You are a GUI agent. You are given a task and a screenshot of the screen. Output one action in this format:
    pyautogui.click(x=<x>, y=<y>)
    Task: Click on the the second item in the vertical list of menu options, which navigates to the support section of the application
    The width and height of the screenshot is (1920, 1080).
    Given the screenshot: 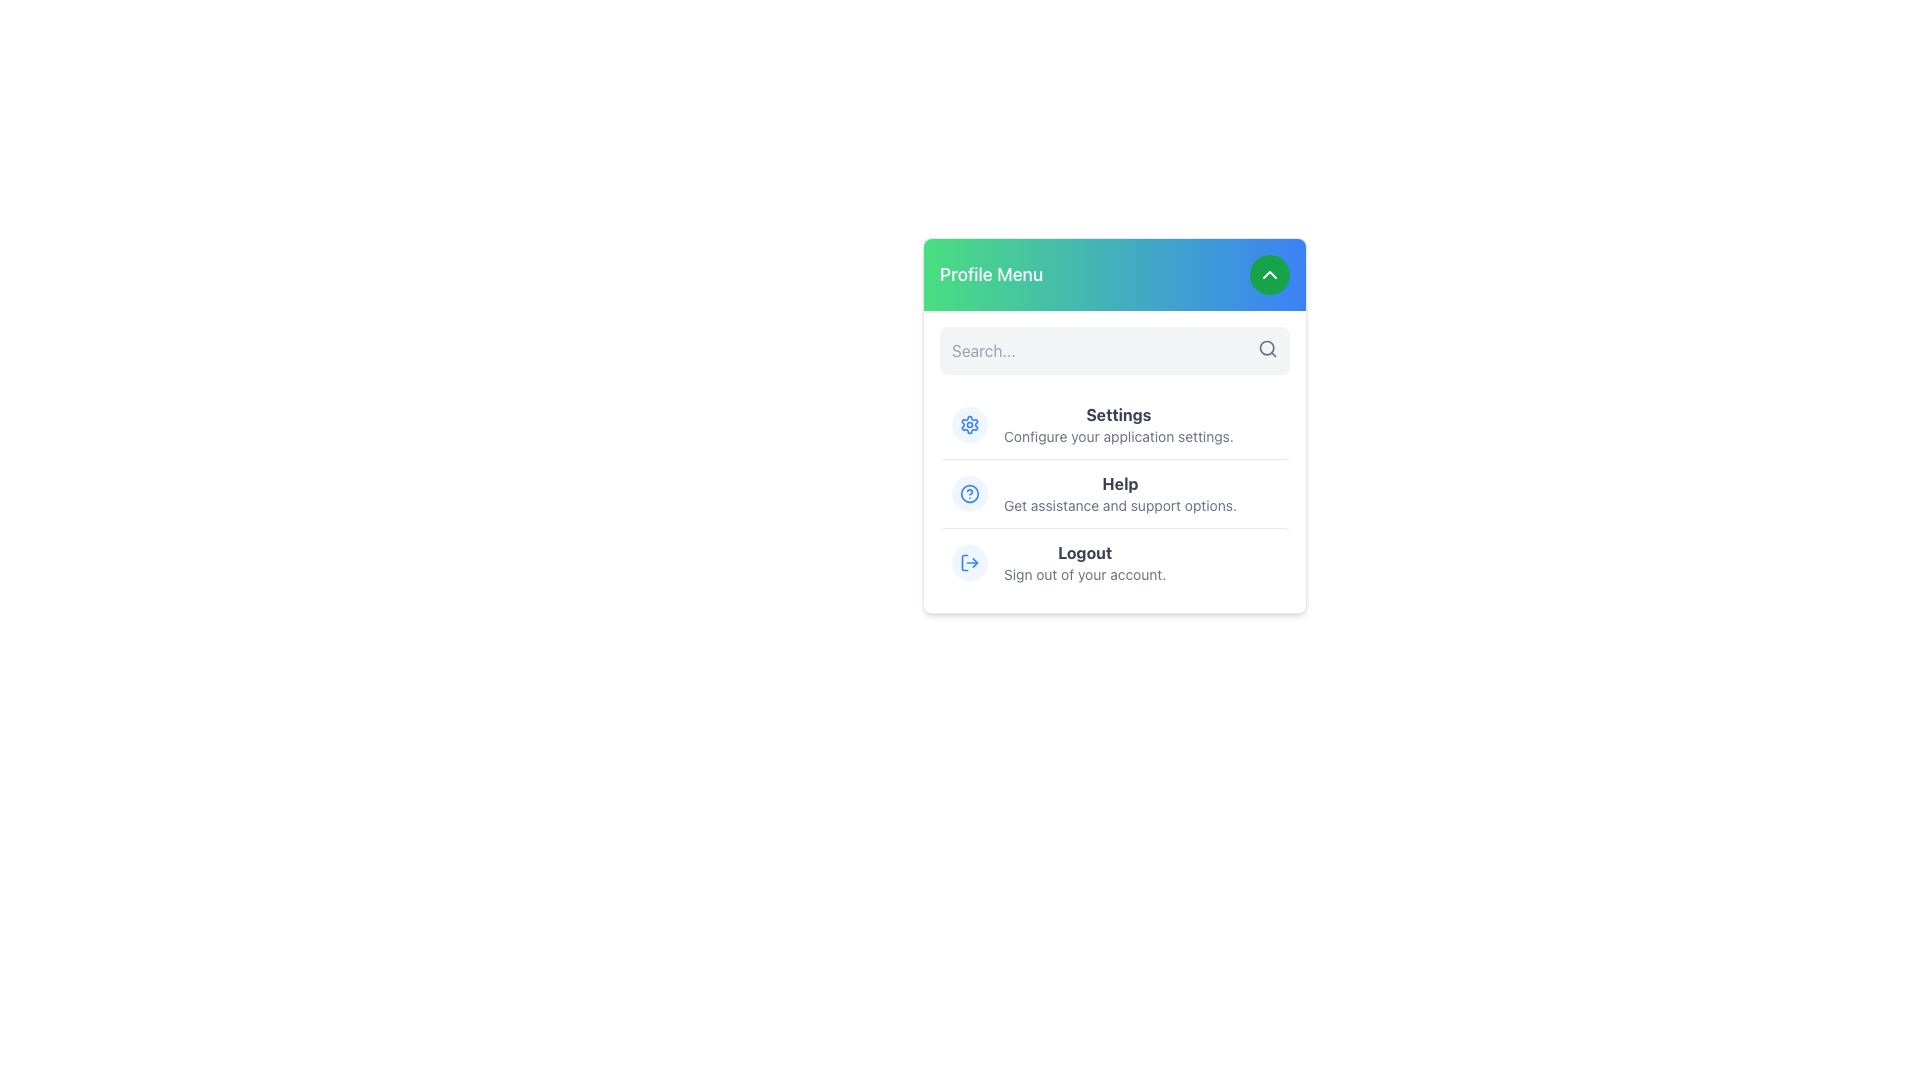 What is the action you would take?
    pyautogui.click(x=1113, y=493)
    